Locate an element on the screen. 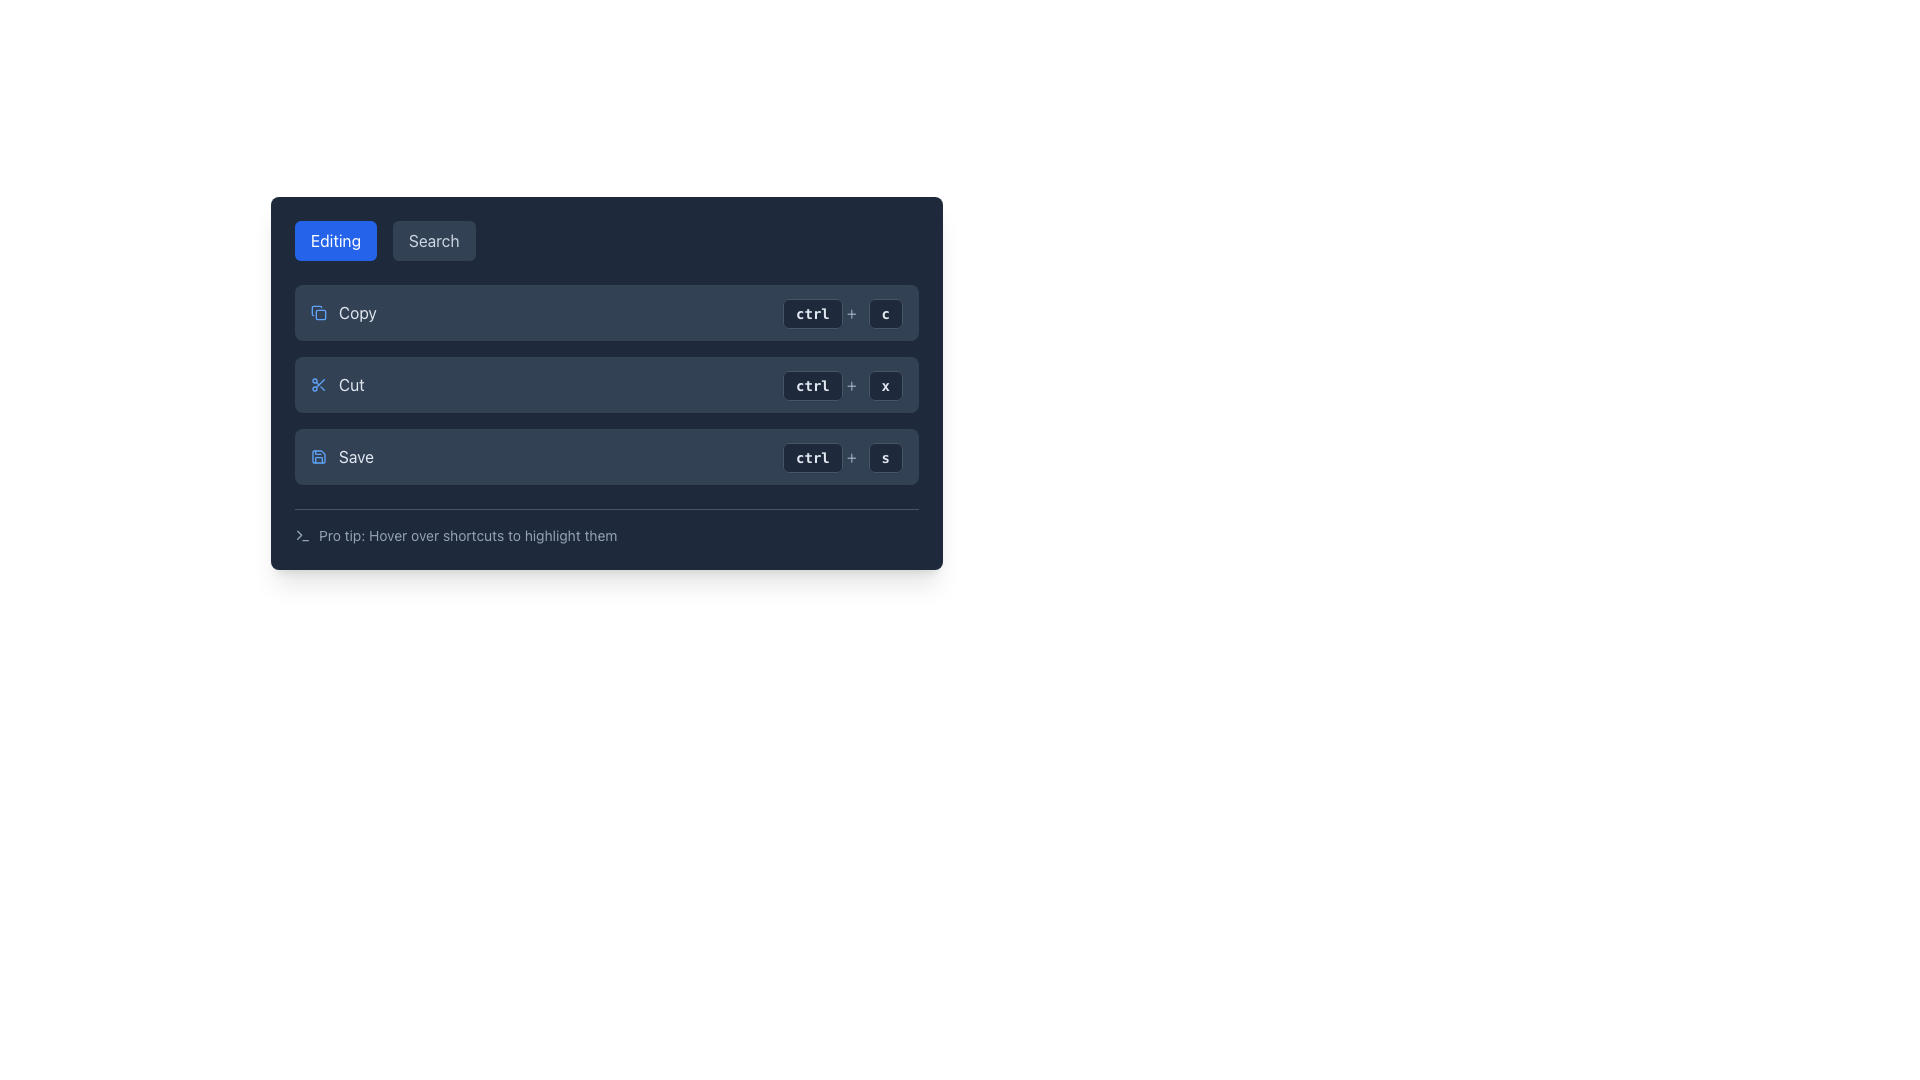  the copy icon located in the left part of the row labeled 'Copy', preceding the text and aligned horizontally with its associated button is located at coordinates (317, 312).